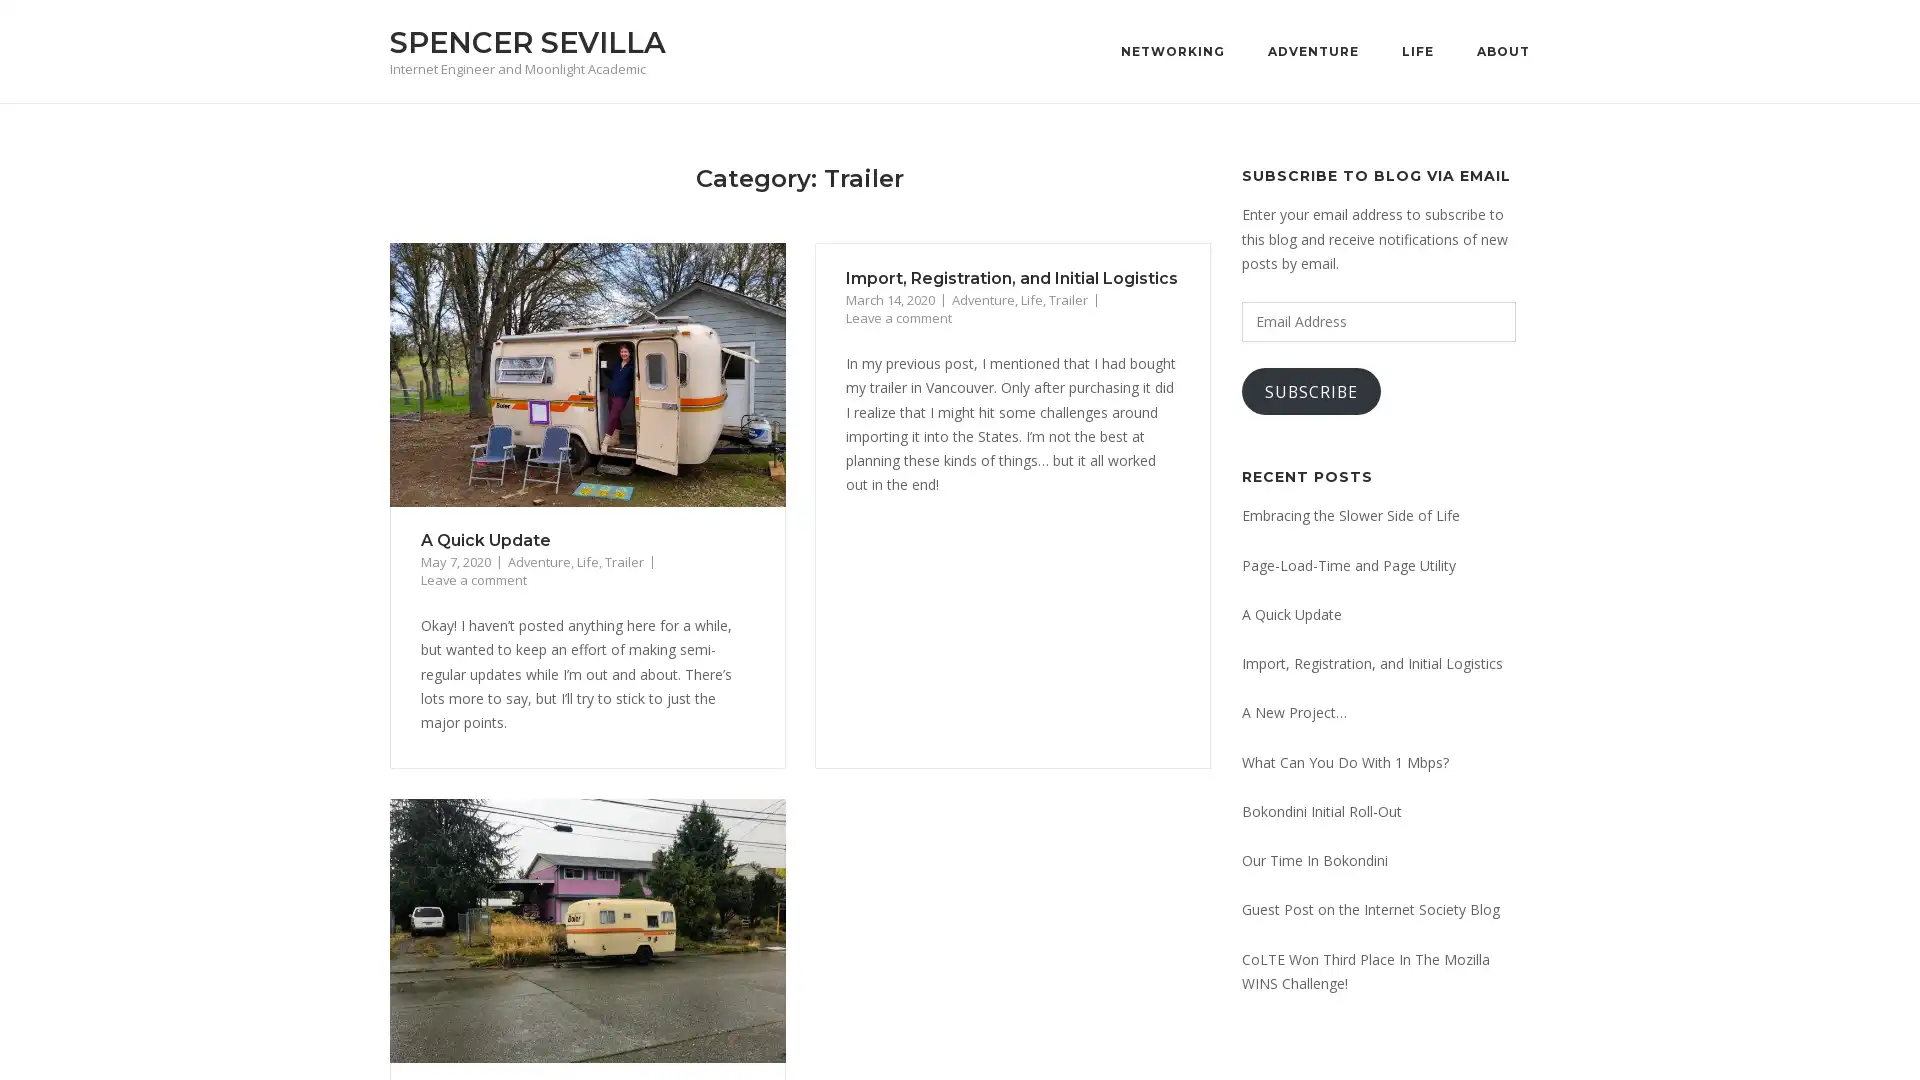  Describe the element at coordinates (1311, 391) in the screenshot. I see `SUBSCRIBE` at that location.